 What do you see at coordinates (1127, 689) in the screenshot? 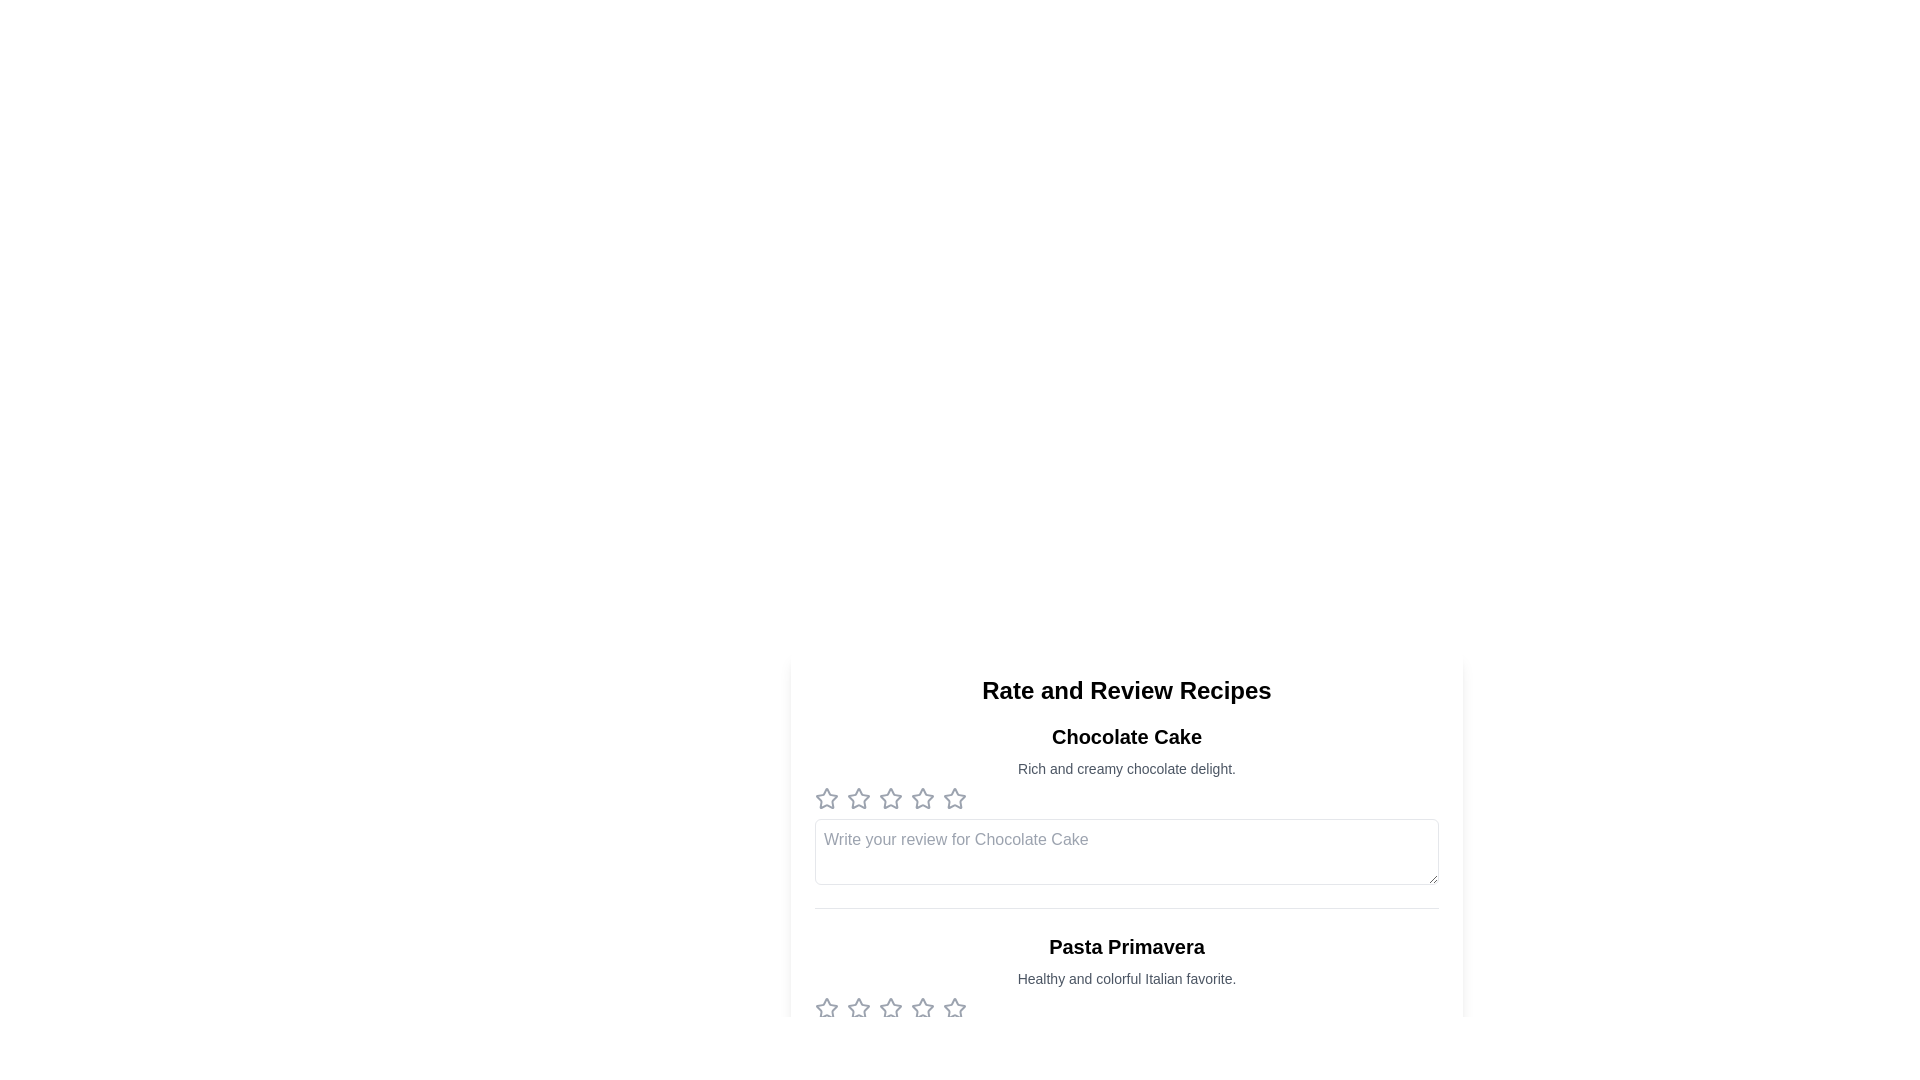
I see `the primary heading that introduces the functionality and purpose of the content related to rating and reviewing recipes, located above the list starting with 'Chocolate Cake'` at bounding box center [1127, 689].